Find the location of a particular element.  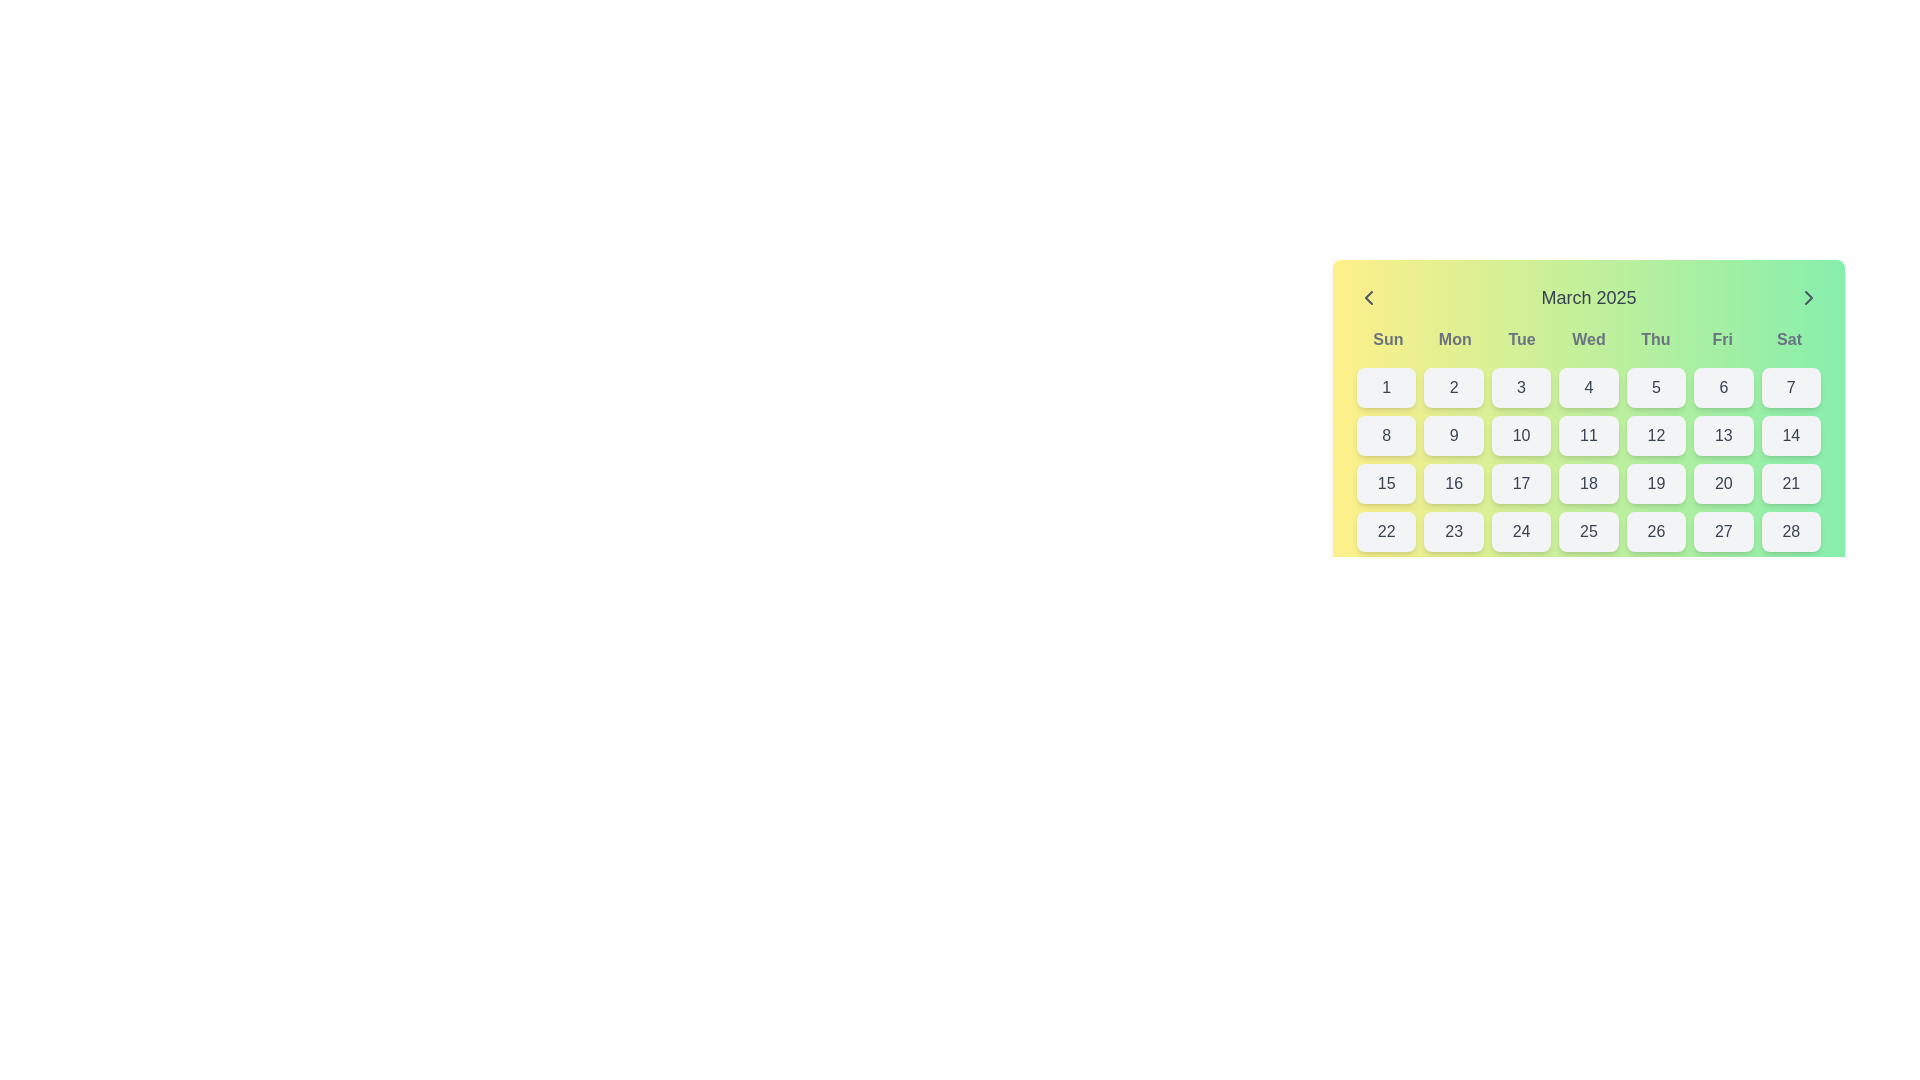

the button representing the 17th day in the calendar is located at coordinates (1520, 483).